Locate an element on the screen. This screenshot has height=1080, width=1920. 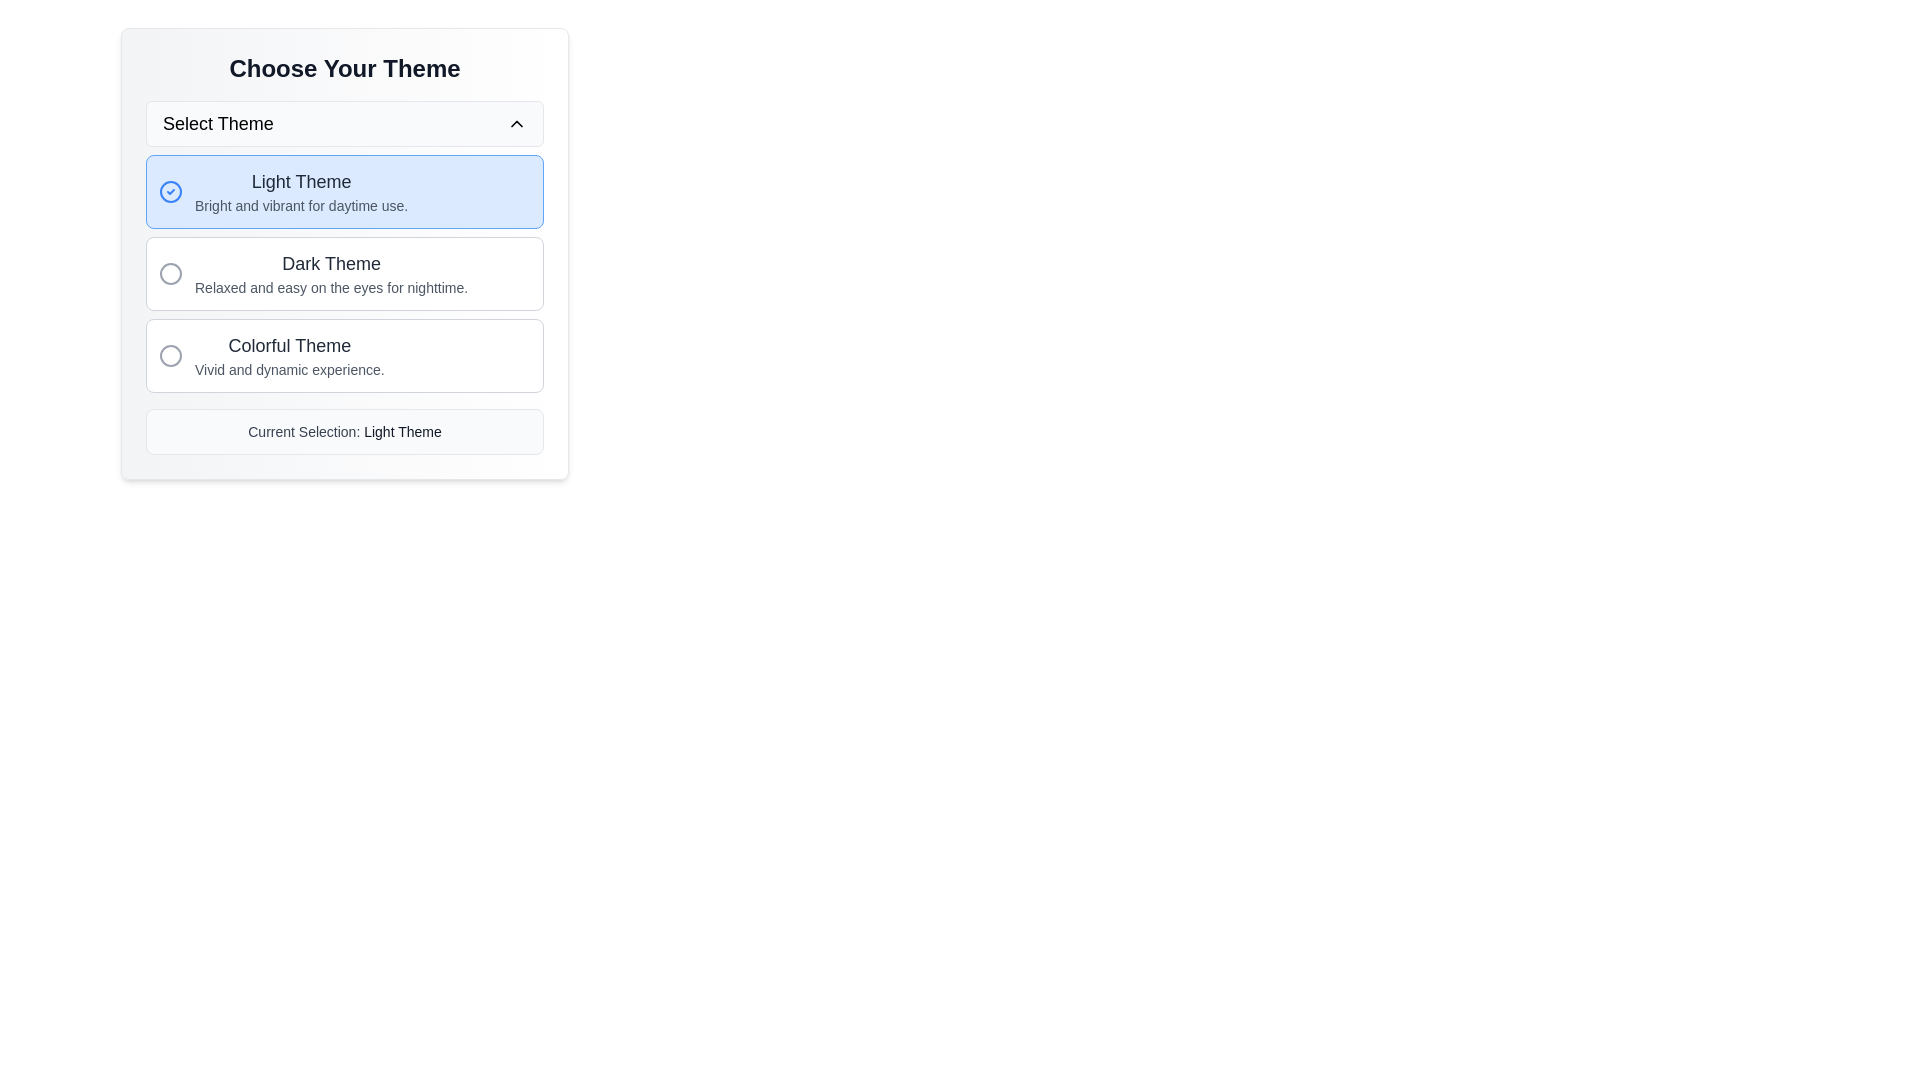
the 'Dark Theme' selectable list item with an embedded radio button, which has a white background and is positioned between the 'Light Theme' and 'Colorful Theme' options is located at coordinates (345, 273).